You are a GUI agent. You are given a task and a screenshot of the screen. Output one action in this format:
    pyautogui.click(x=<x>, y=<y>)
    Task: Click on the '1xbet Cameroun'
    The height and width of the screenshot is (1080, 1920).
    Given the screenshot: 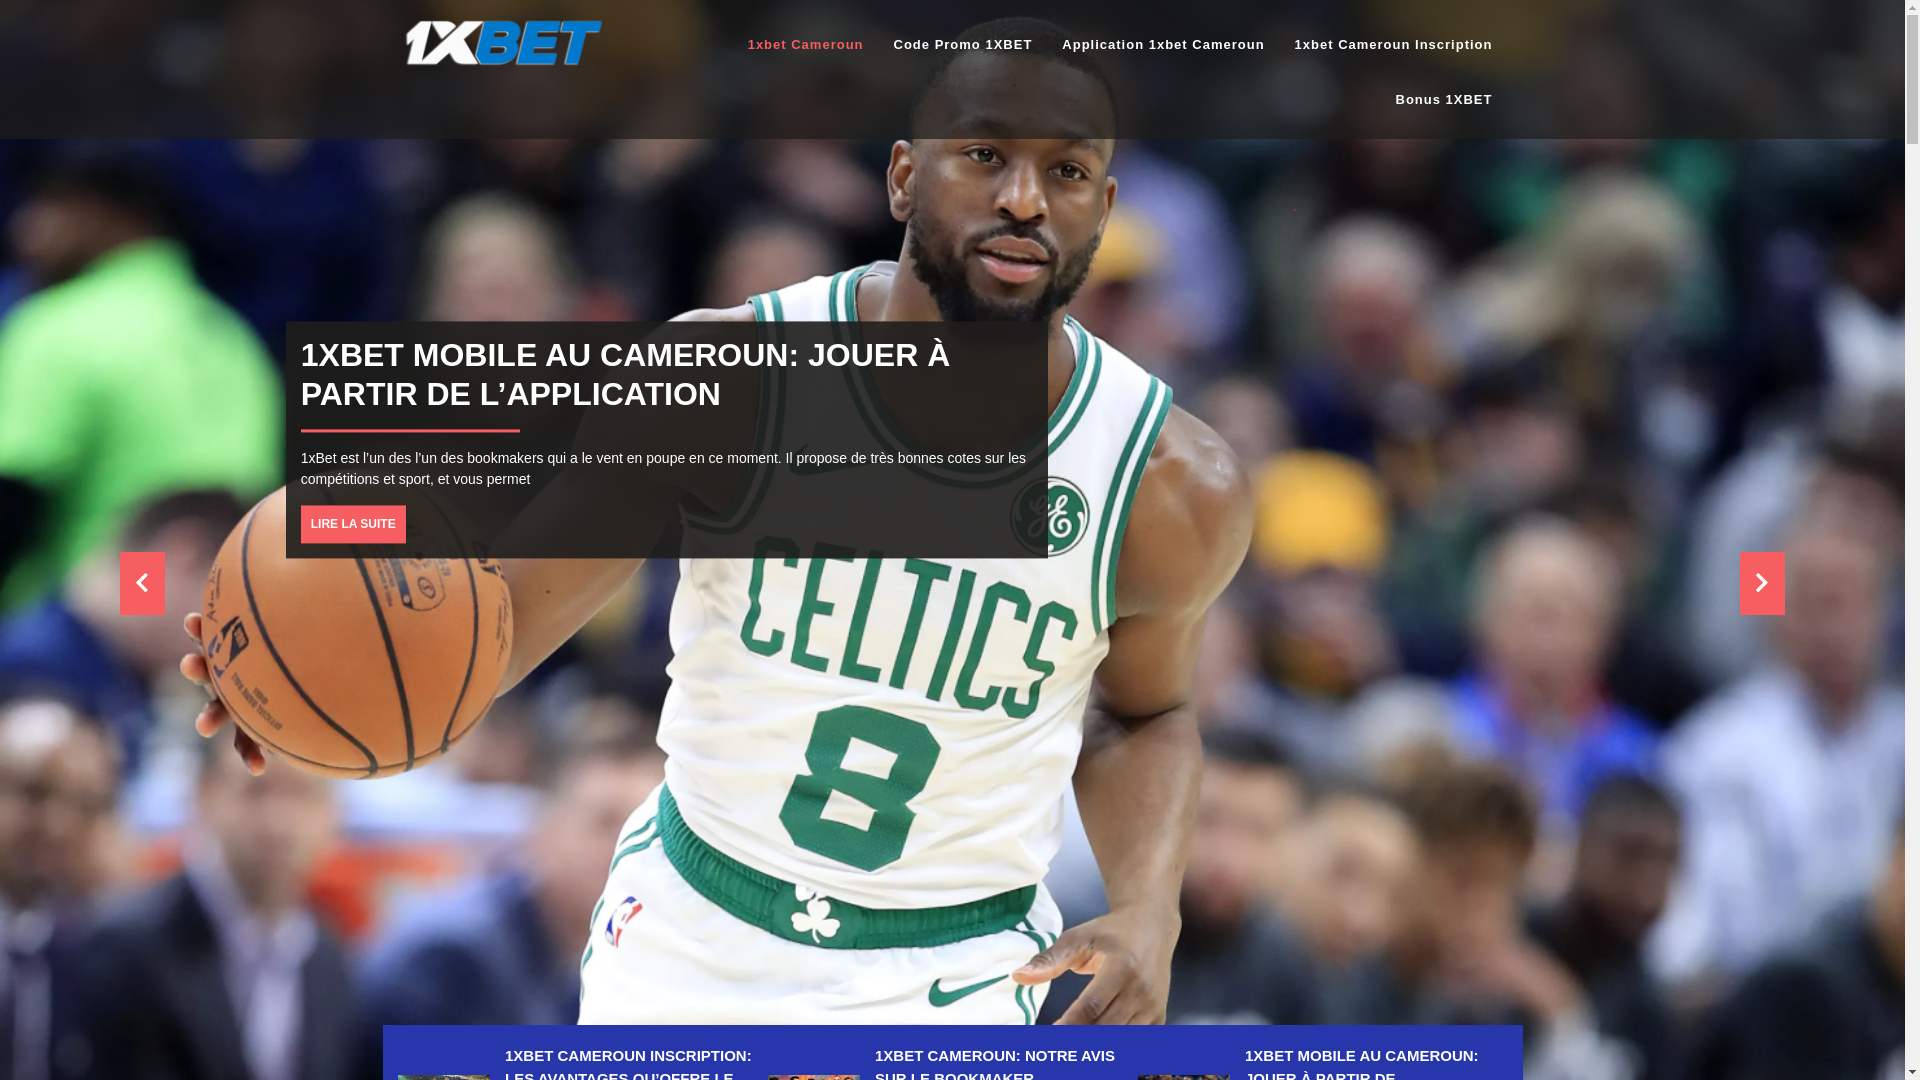 What is the action you would take?
    pyautogui.click(x=806, y=45)
    